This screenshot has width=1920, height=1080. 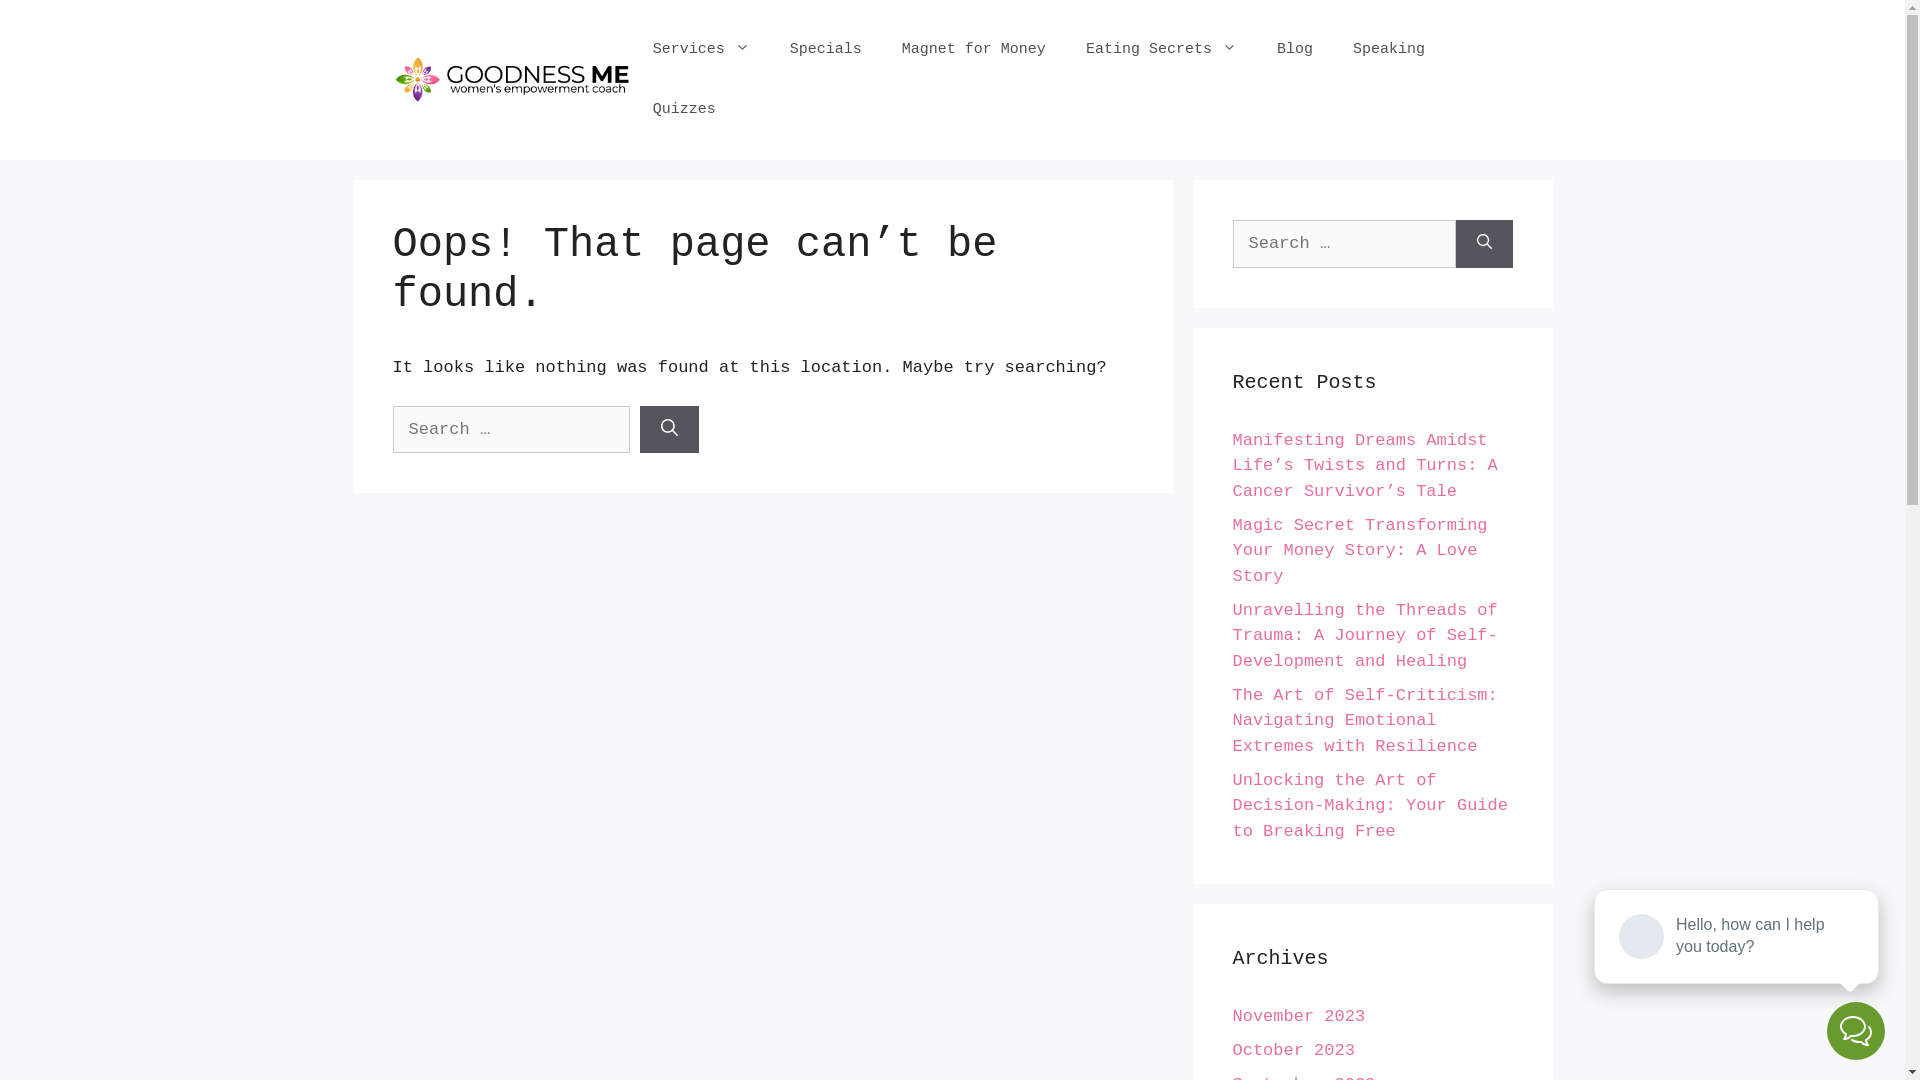 I want to click on 'November 2023', so click(x=1298, y=1016).